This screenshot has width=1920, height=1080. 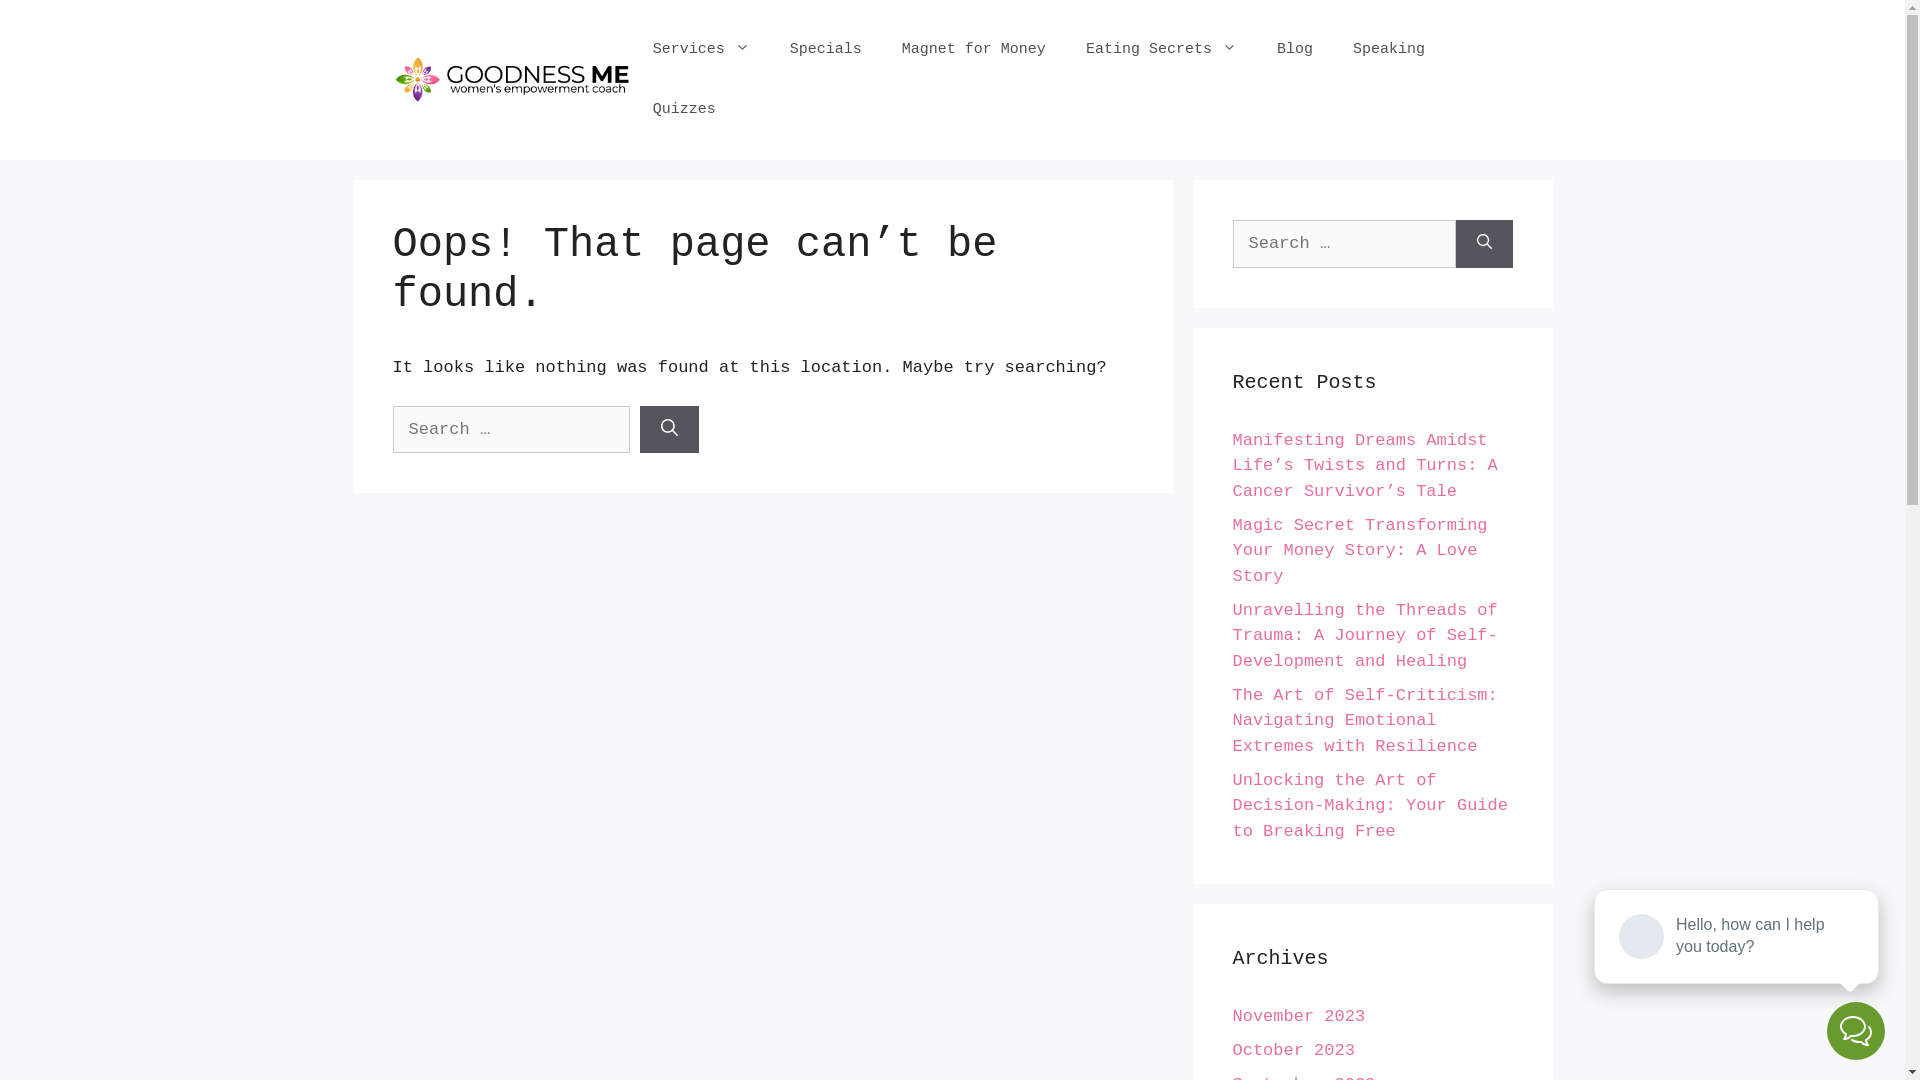 I want to click on 'November 2023', so click(x=1298, y=1016).